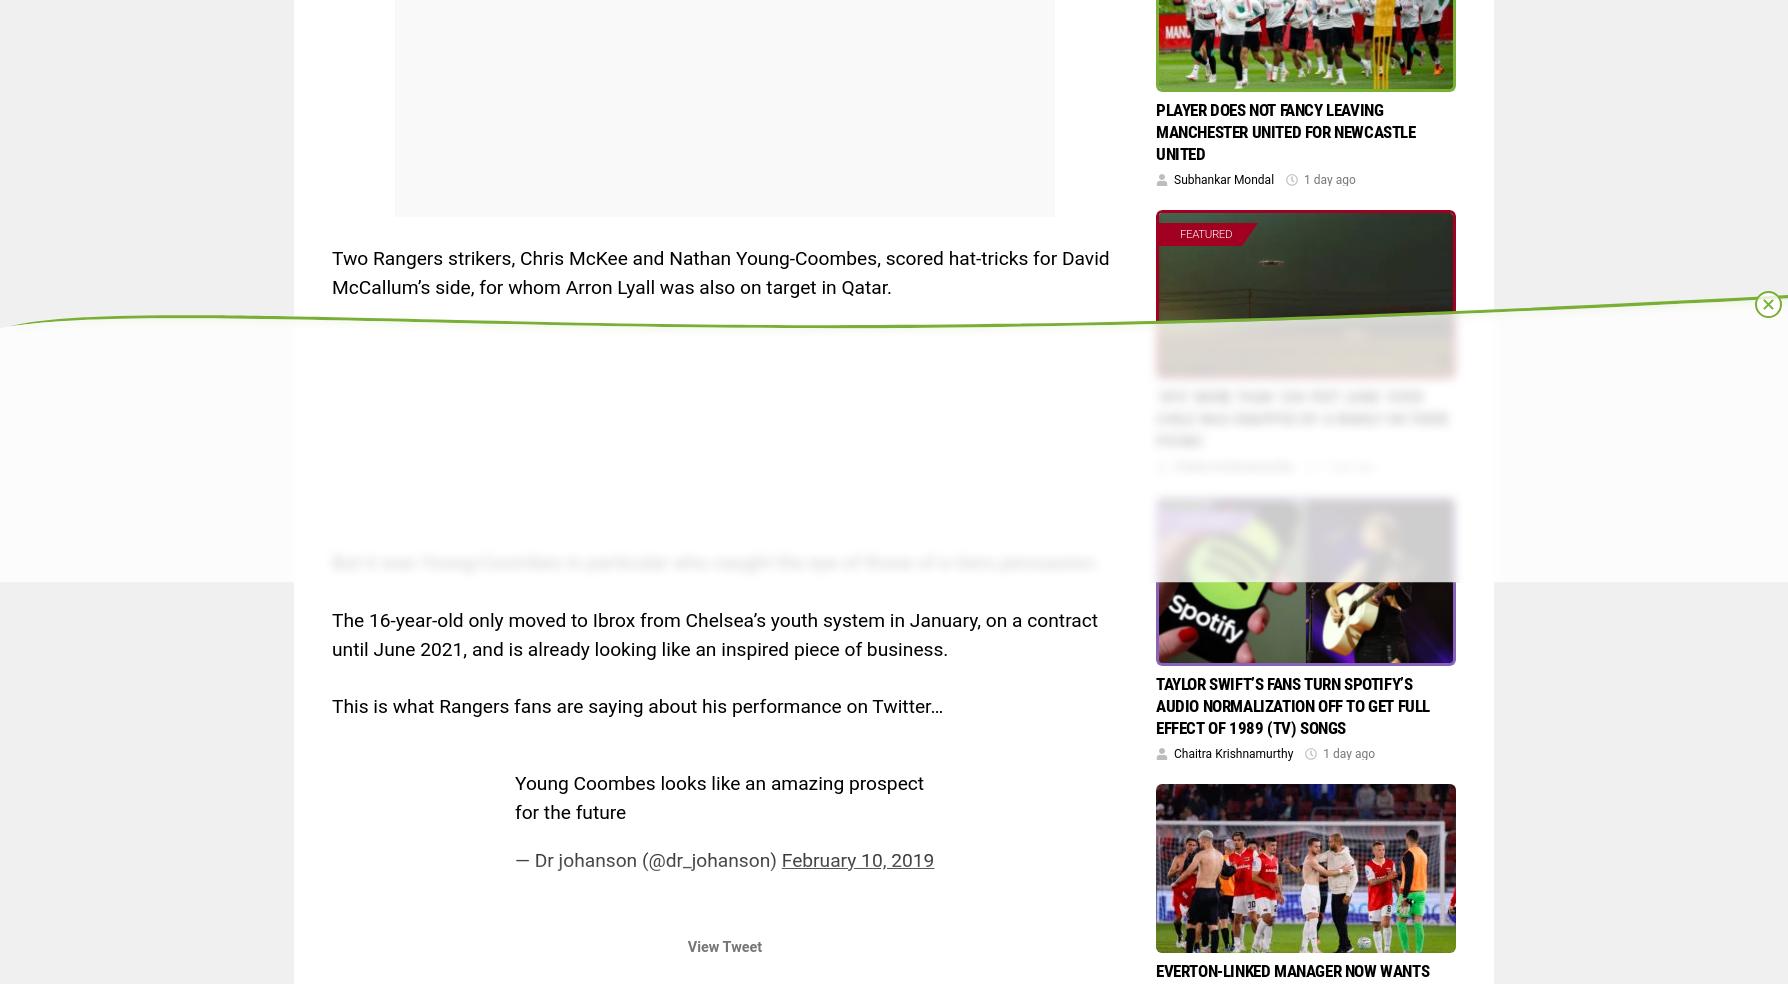 The image size is (1788, 984). Describe the element at coordinates (714, 633) in the screenshot. I see `'The 16-year-old only moved to Ibrox from Chelsea’s youth system in January, on a contract until June 2021, and is already looking like an inspired piece of business.'` at that location.